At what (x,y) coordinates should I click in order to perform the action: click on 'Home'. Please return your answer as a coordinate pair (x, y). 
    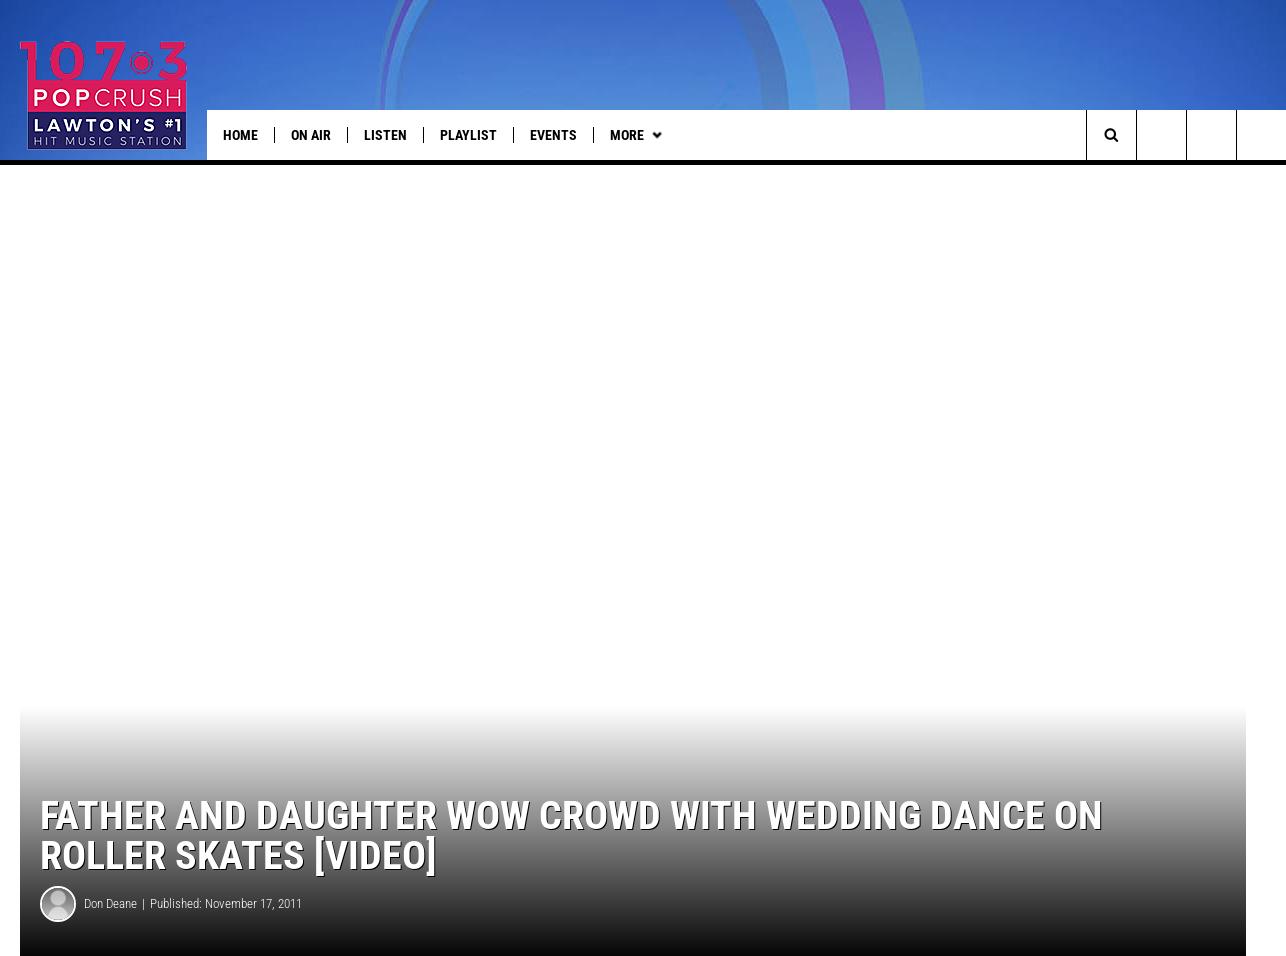
    Looking at the image, I should click on (240, 134).